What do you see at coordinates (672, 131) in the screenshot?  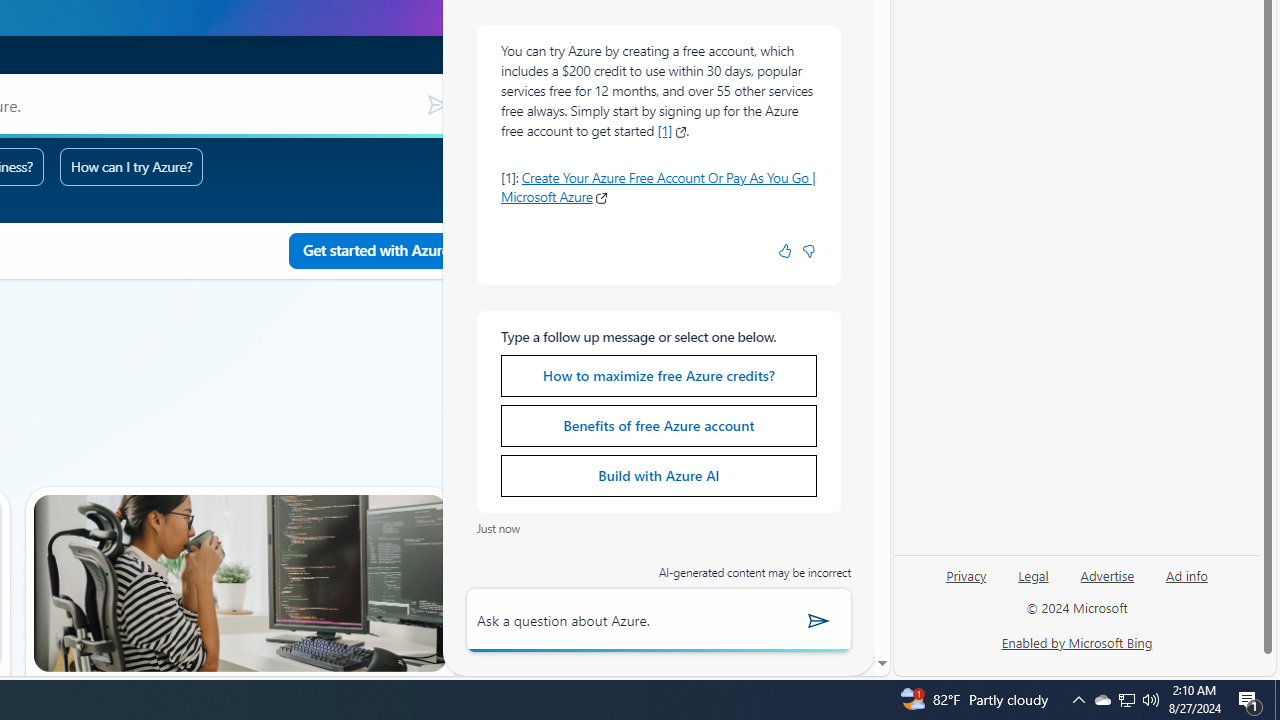 I see `'[1] Opens in a new window; external.'` at bounding box center [672, 131].